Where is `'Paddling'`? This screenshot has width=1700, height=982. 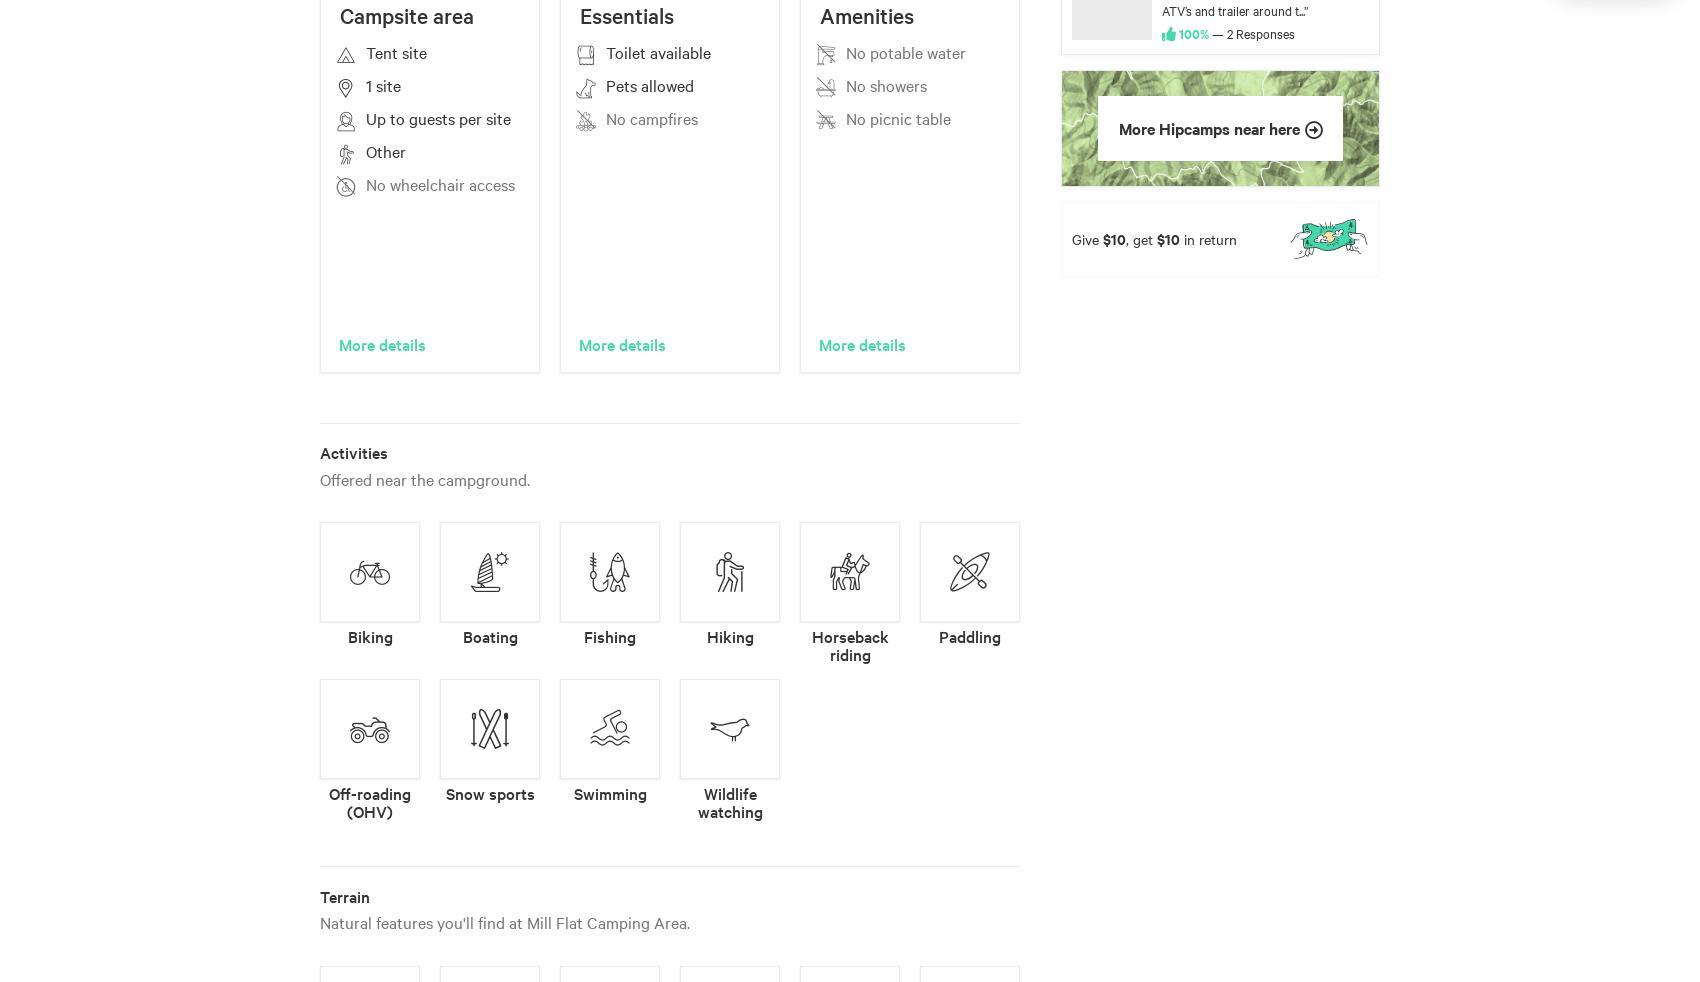 'Paddling' is located at coordinates (969, 635).